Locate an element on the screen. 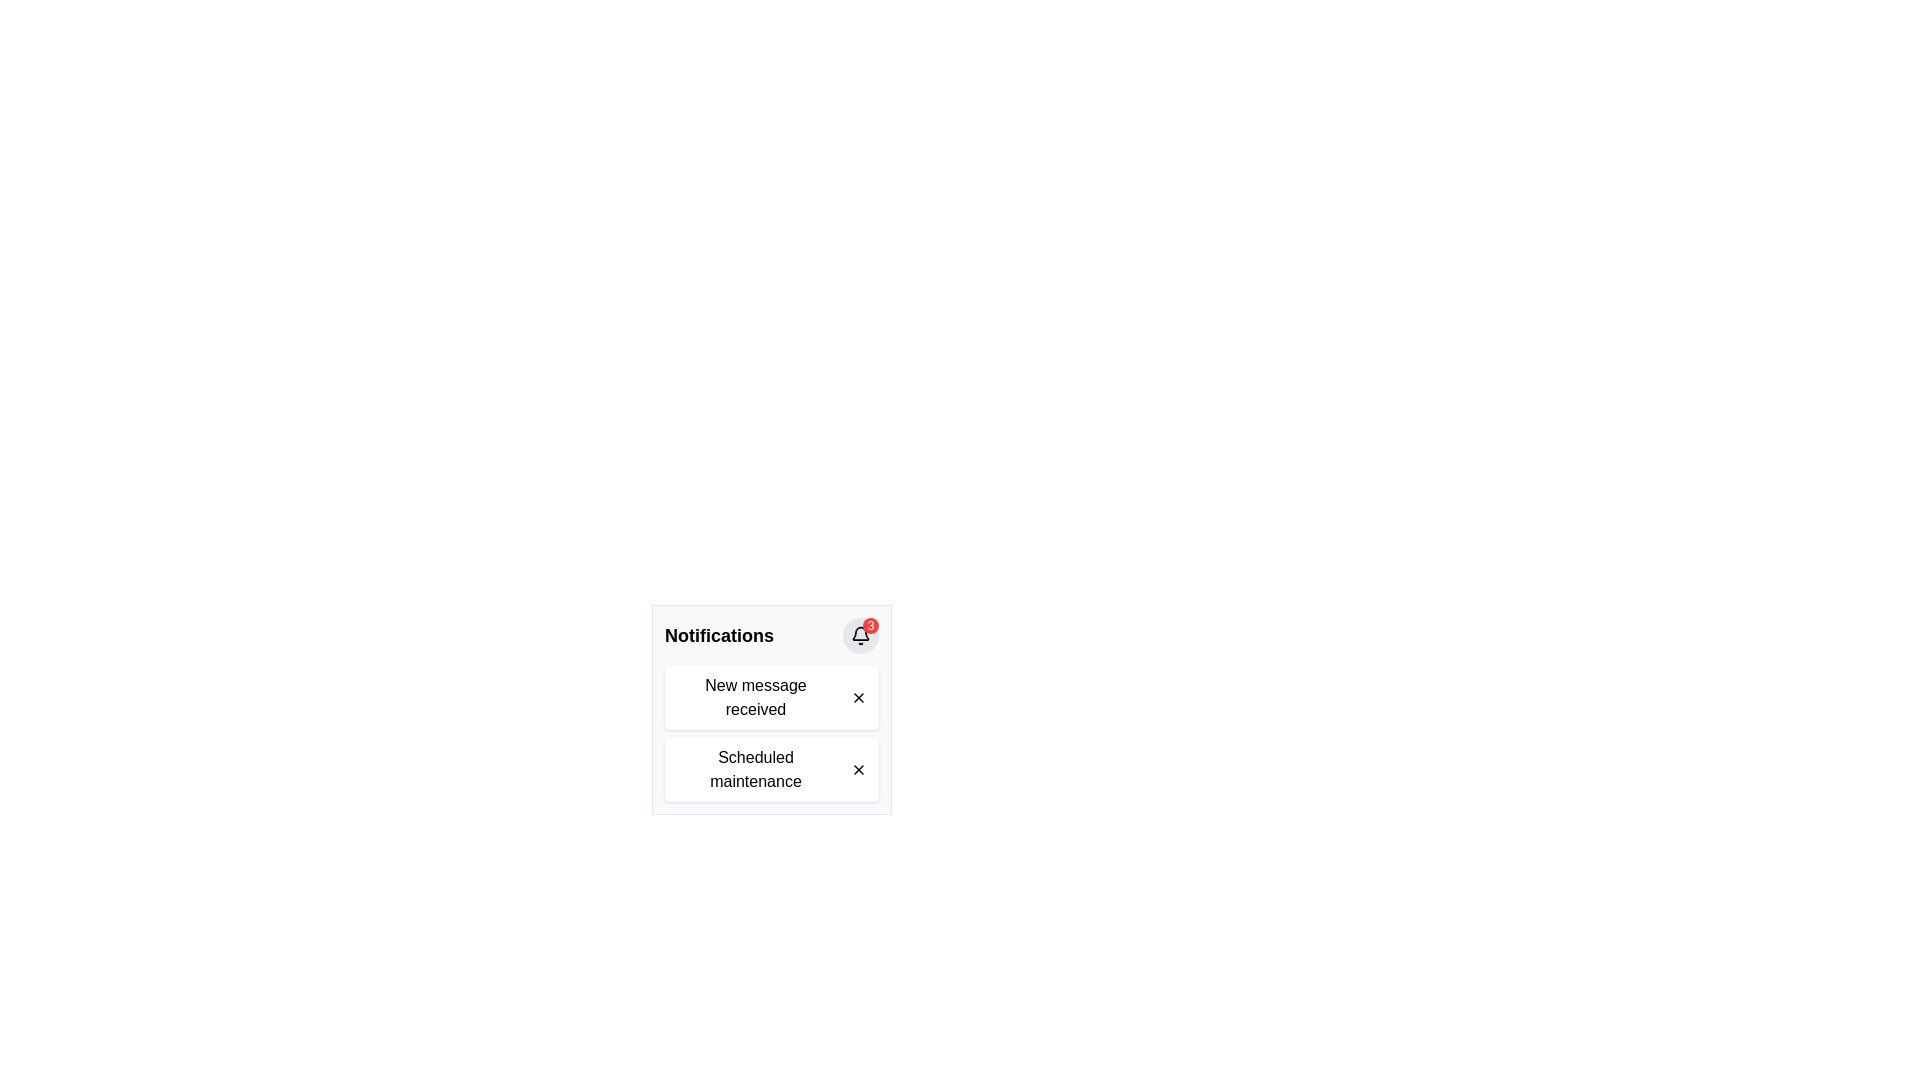 The height and width of the screenshot is (1080, 1920). the text label displaying the notification message 'Scheduled maintenance', which is positioned within a notification item box and is the second item below the notification title is located at coordinates (754, 769).